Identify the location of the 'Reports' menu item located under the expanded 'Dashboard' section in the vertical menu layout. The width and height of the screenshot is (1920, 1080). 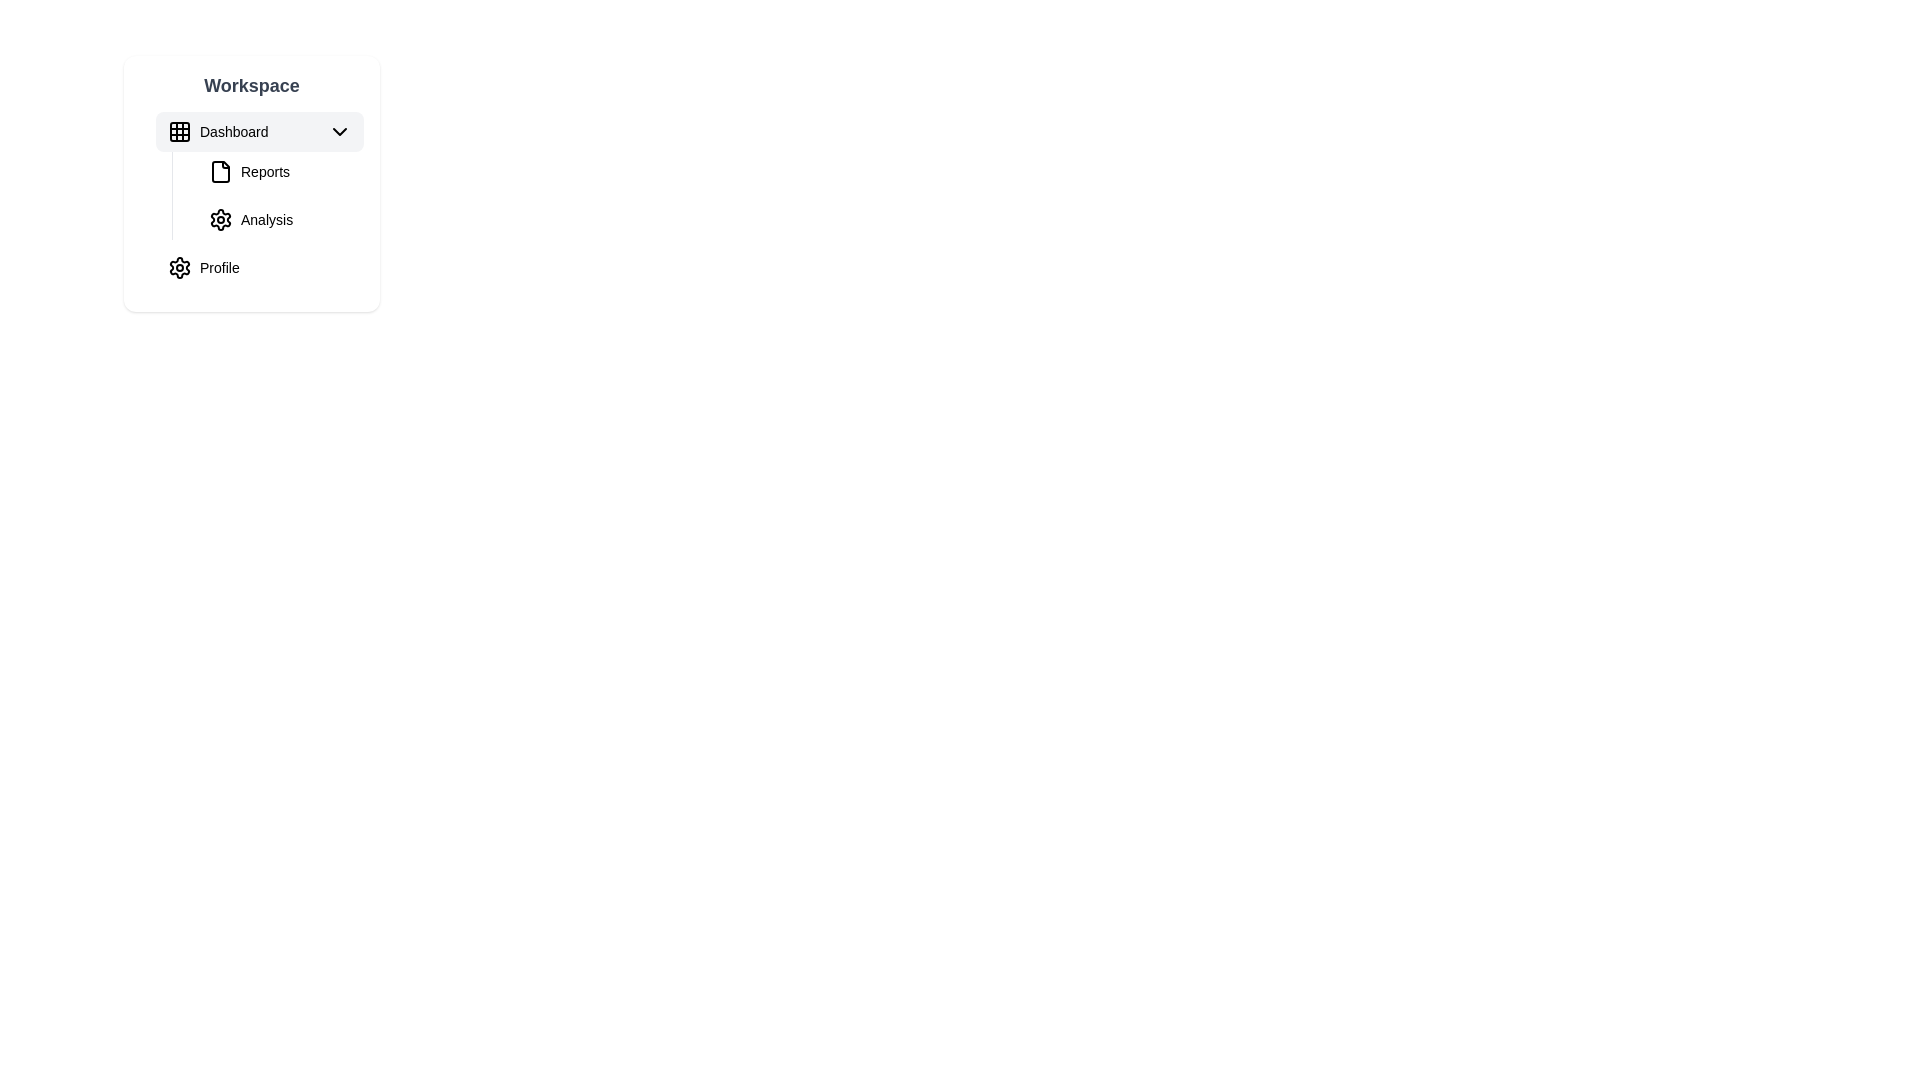
(258, 175).